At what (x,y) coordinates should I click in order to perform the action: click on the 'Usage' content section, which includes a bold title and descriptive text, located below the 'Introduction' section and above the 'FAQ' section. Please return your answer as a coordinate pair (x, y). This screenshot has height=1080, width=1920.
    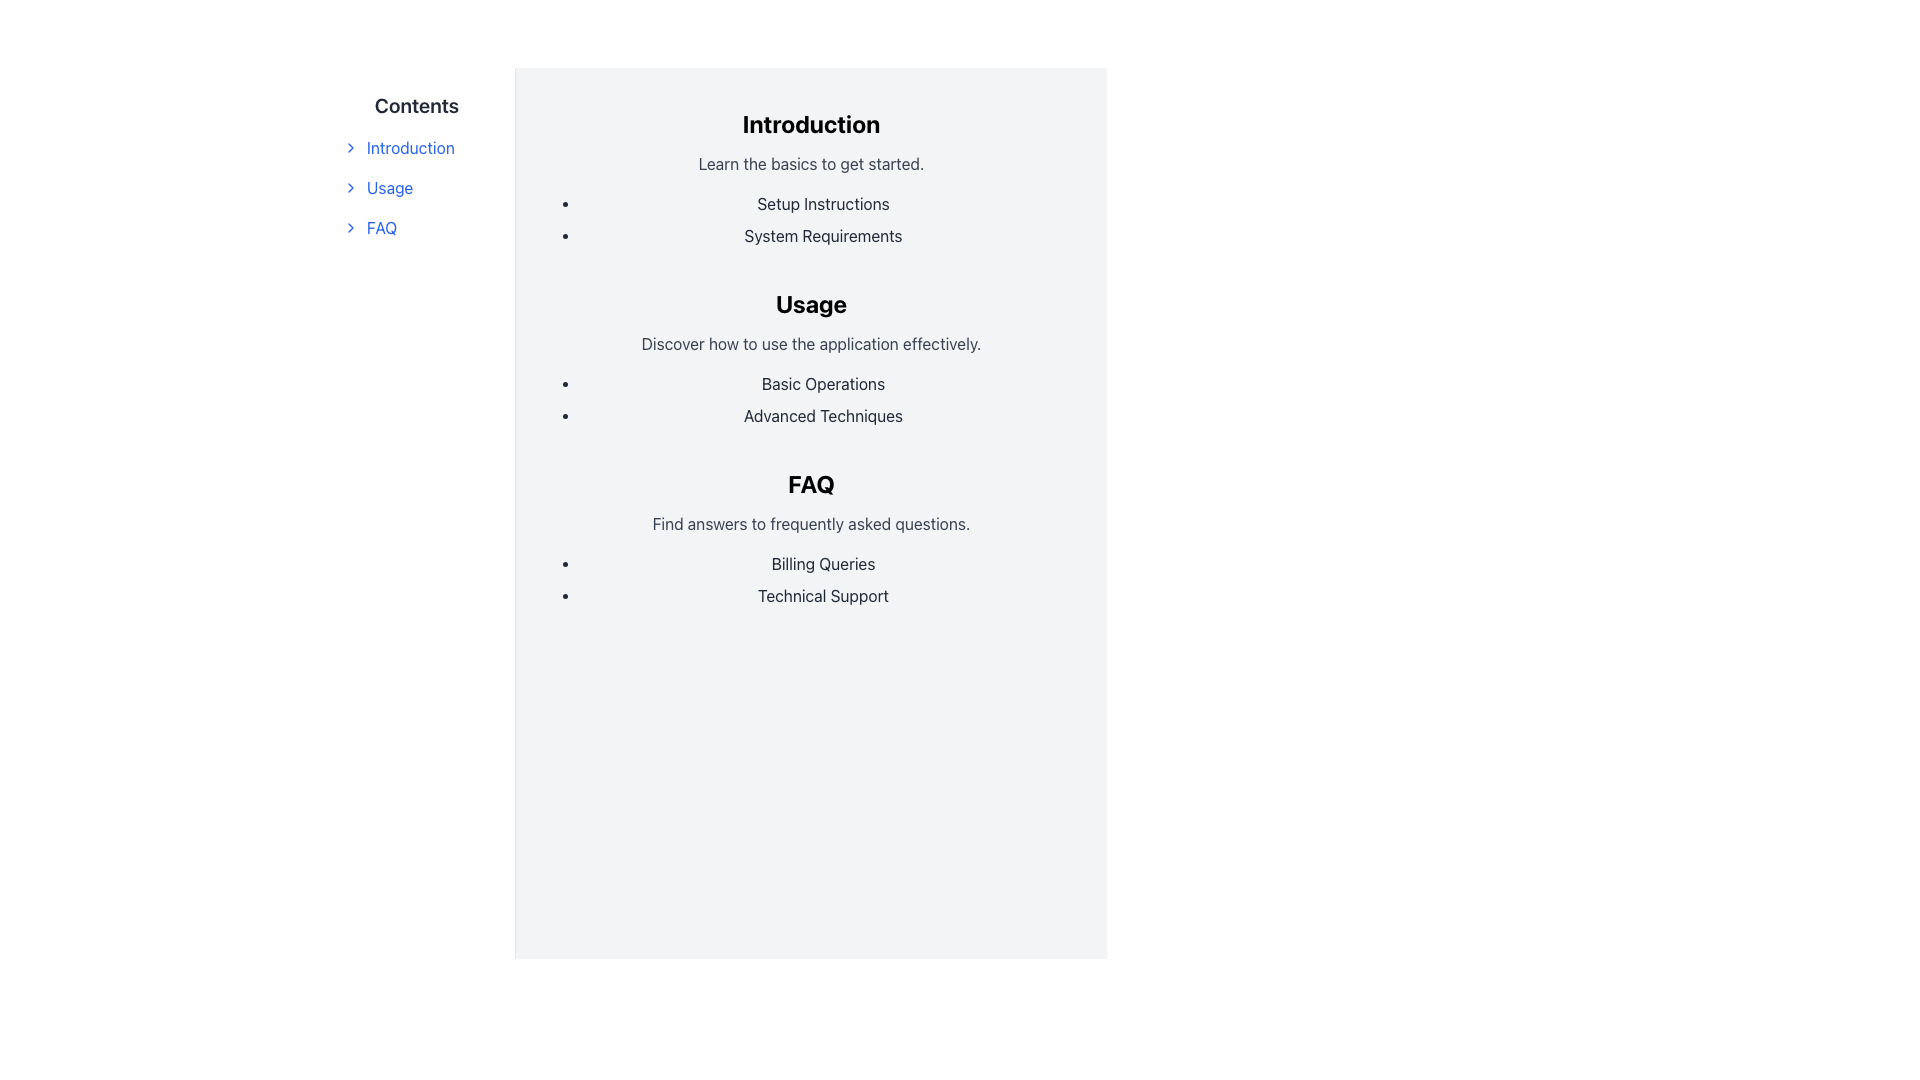
    Looking at the image, I should click on (811, 357).